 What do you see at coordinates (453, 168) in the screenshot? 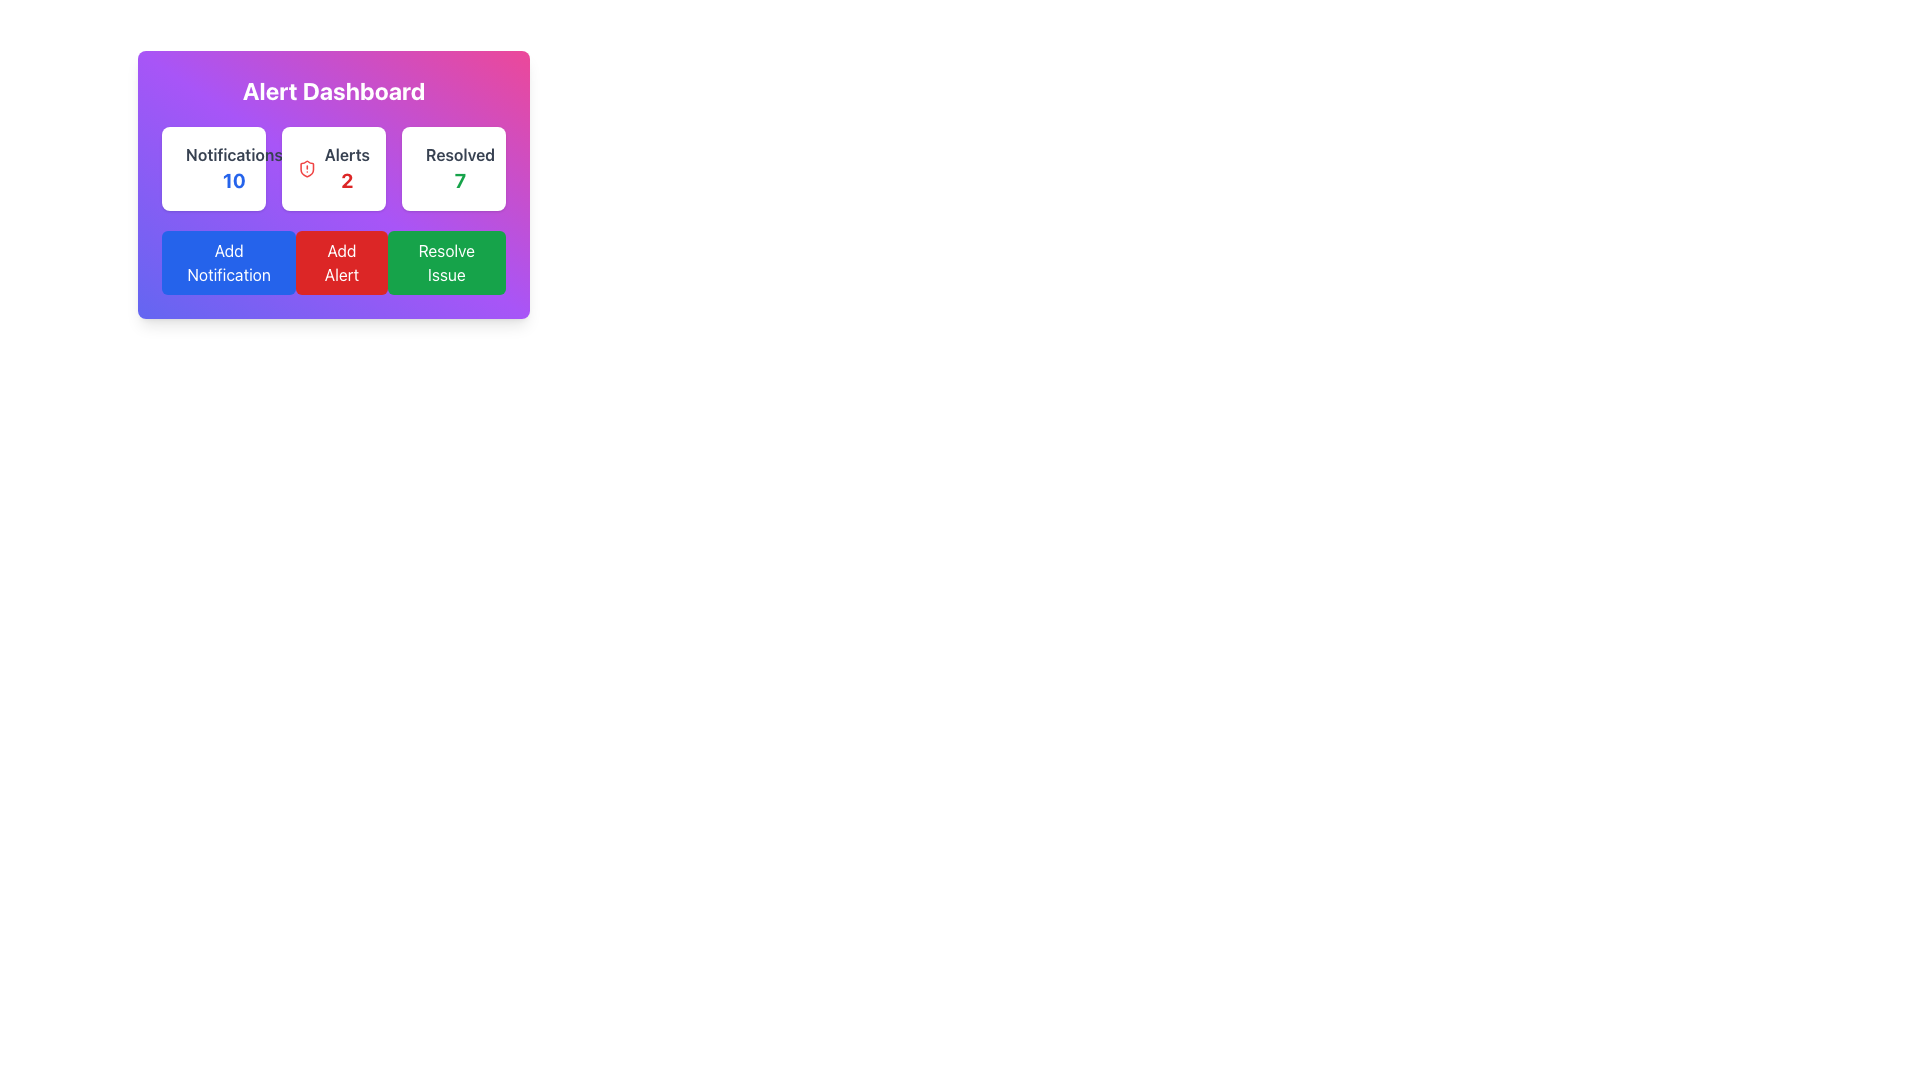
I see `the informational card component labeled 'Resolved7' that displays a count of '7' resolved items, located in the right column of the dashboard layout` at bounding box center [453, 168].